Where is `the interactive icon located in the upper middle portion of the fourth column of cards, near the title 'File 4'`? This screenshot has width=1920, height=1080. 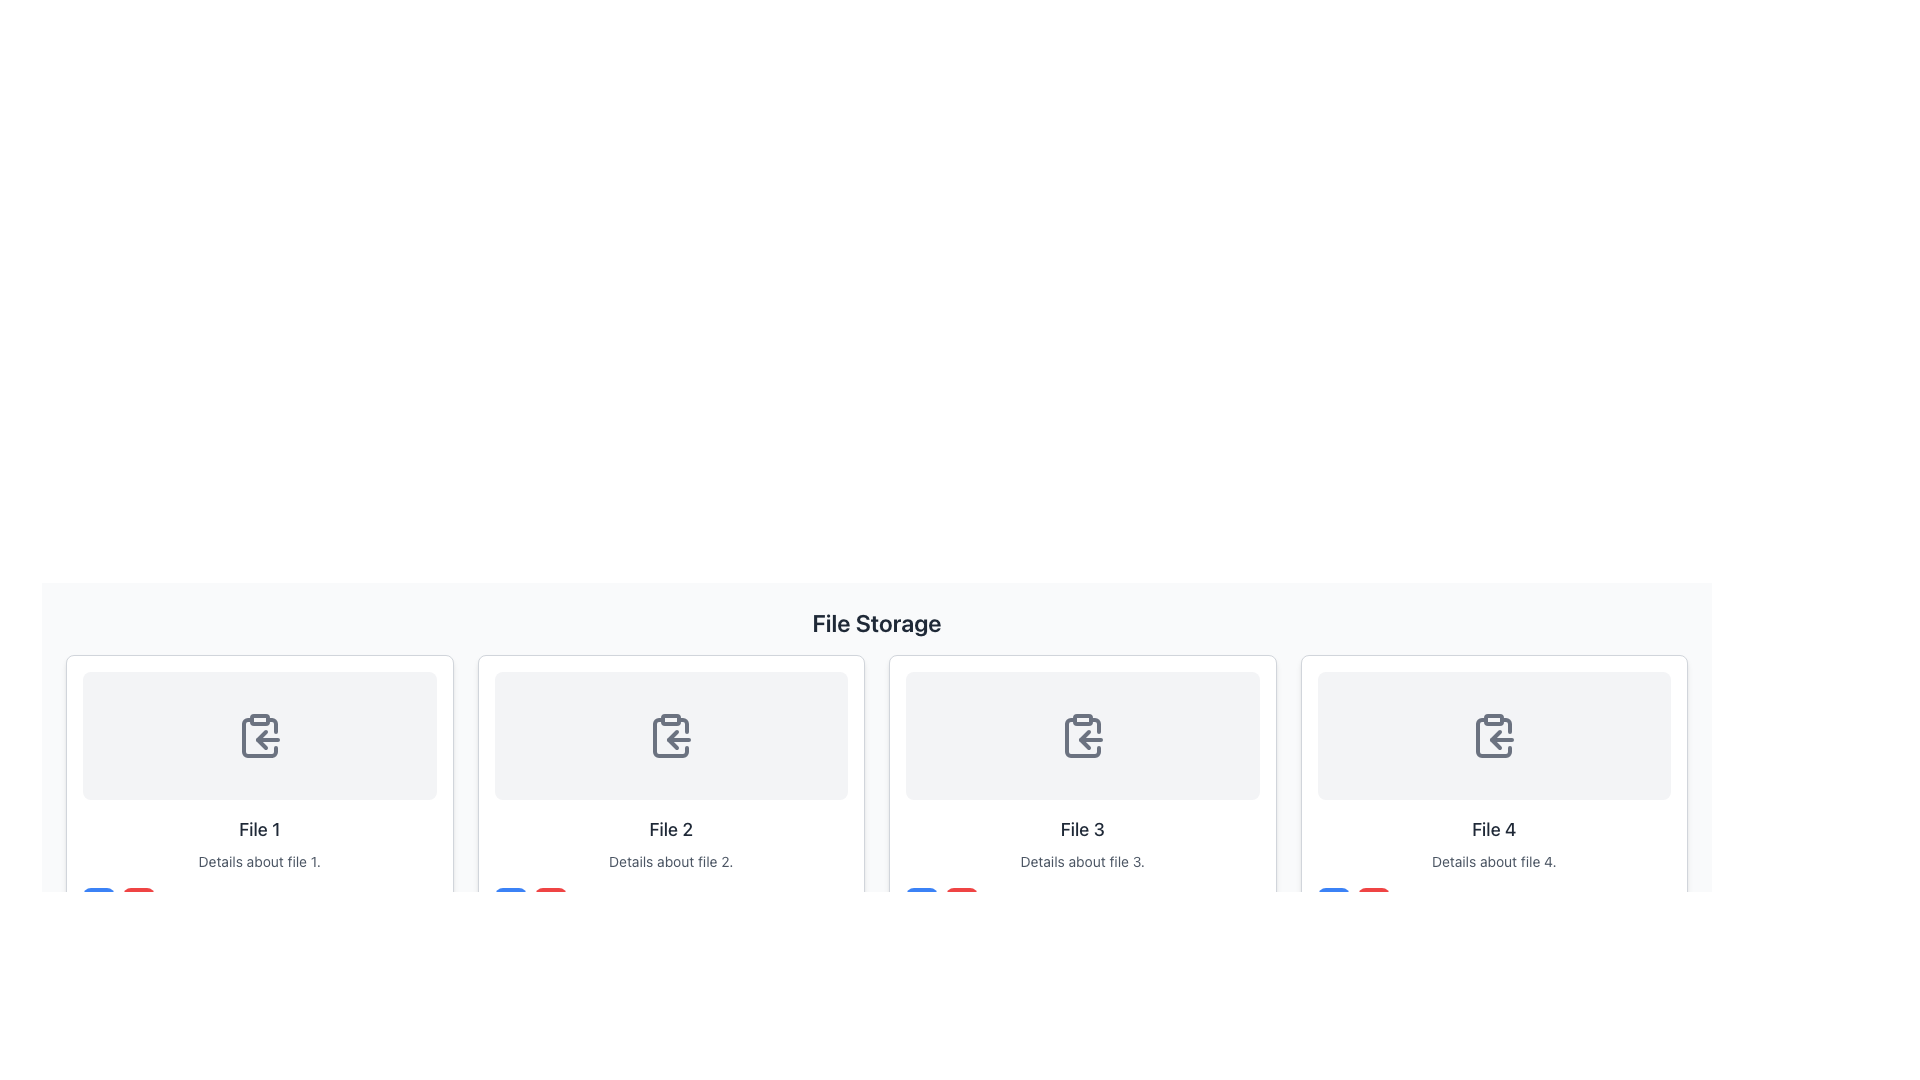
the interactive icon located in the upper middle portion of the fourth column of cards, near the title 'File 4' is located at coordinates (1493, 737).